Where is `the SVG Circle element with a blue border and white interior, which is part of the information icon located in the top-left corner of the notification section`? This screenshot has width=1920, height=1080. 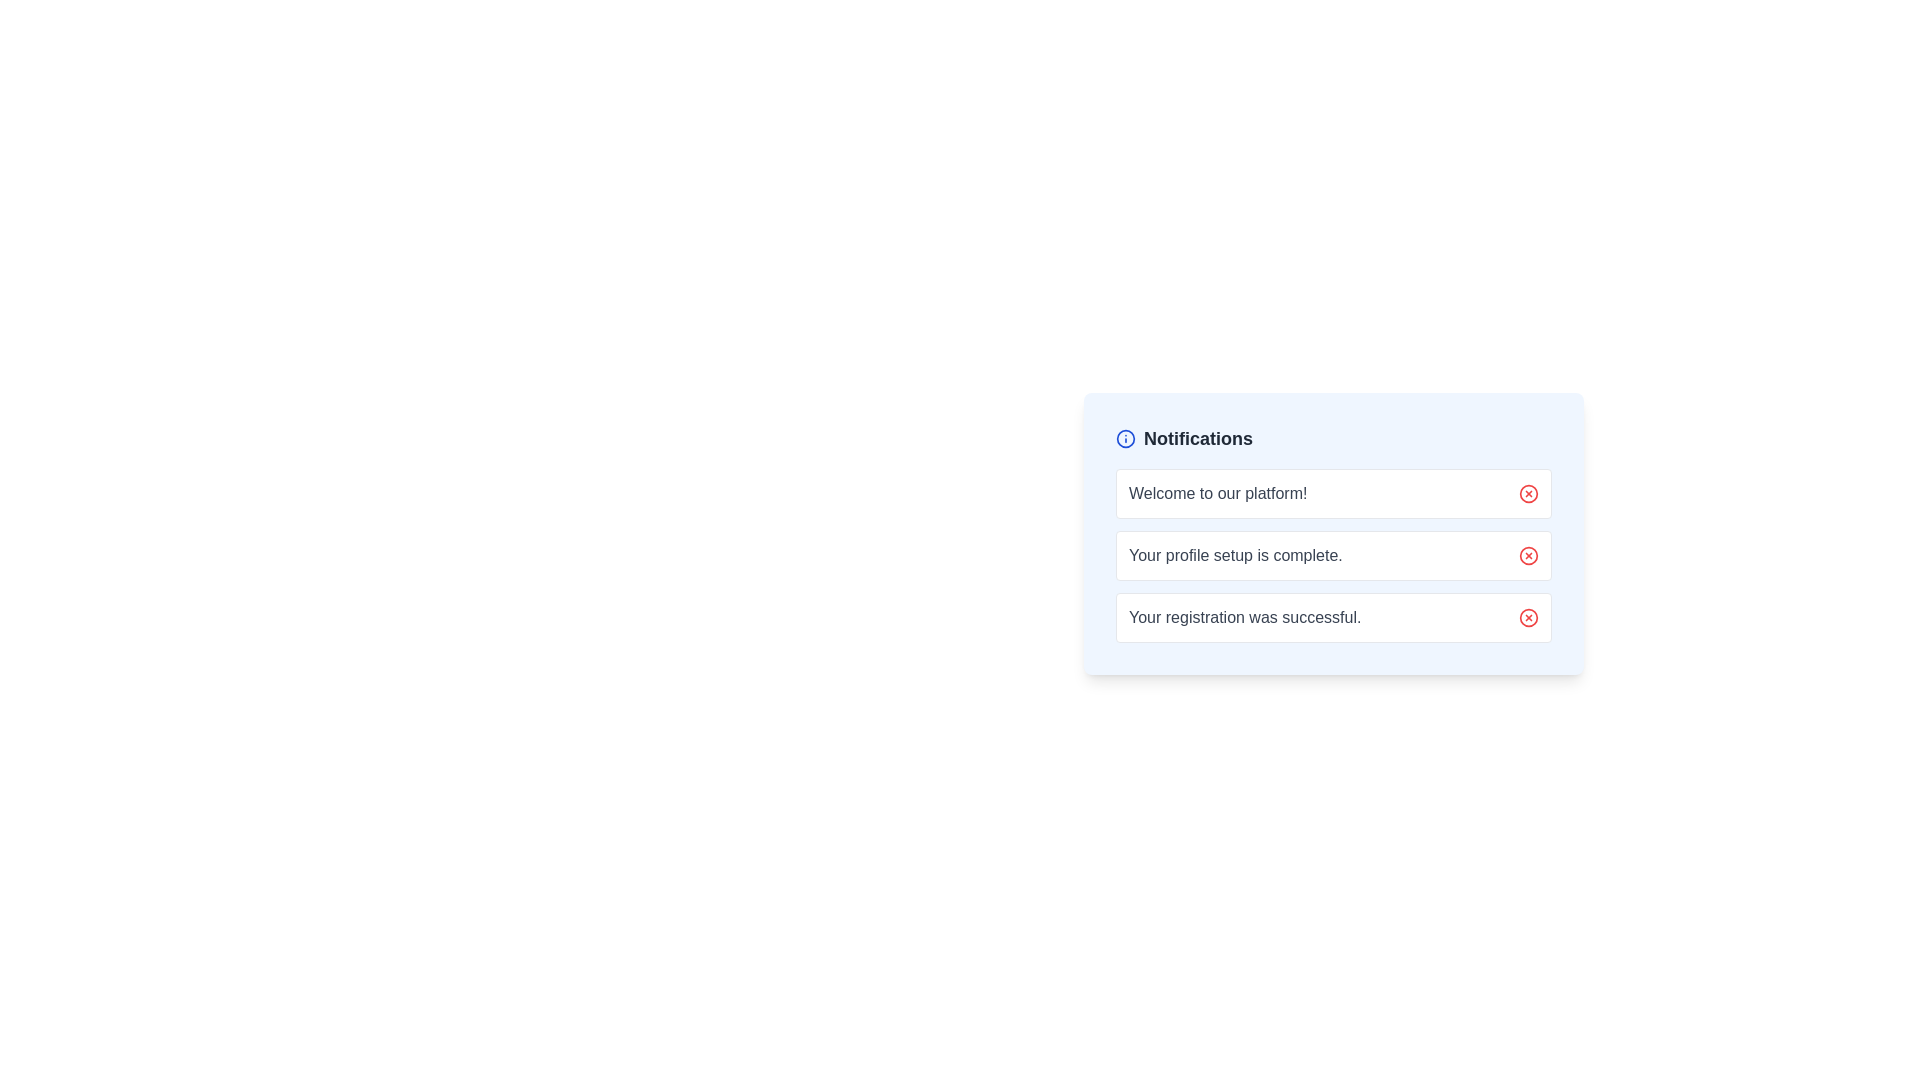 the SVG Circle element with a blue border and white interior, which is part of the information icon located in the top-left corner of the notification section is located at coordinates (1126, 438).